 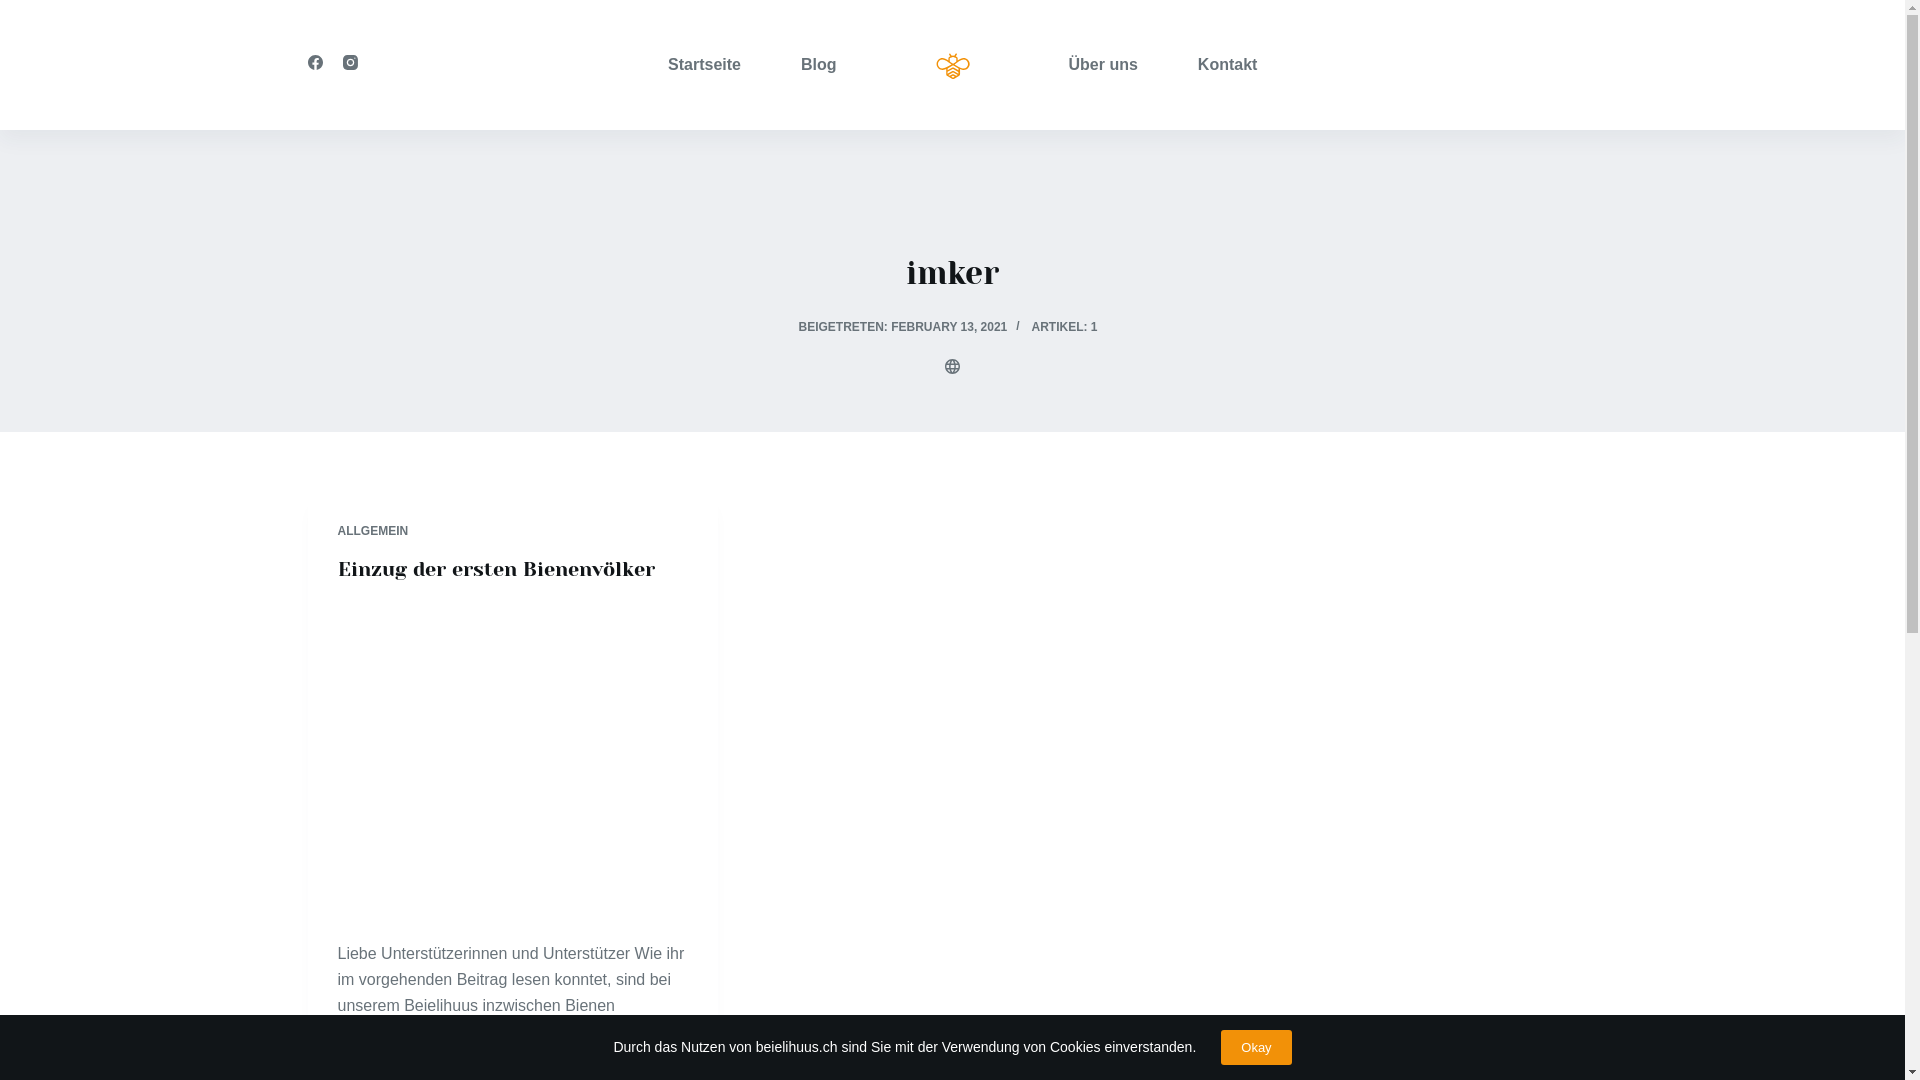 I want to click on 'Kontakt', so click(x=1212, y=64).